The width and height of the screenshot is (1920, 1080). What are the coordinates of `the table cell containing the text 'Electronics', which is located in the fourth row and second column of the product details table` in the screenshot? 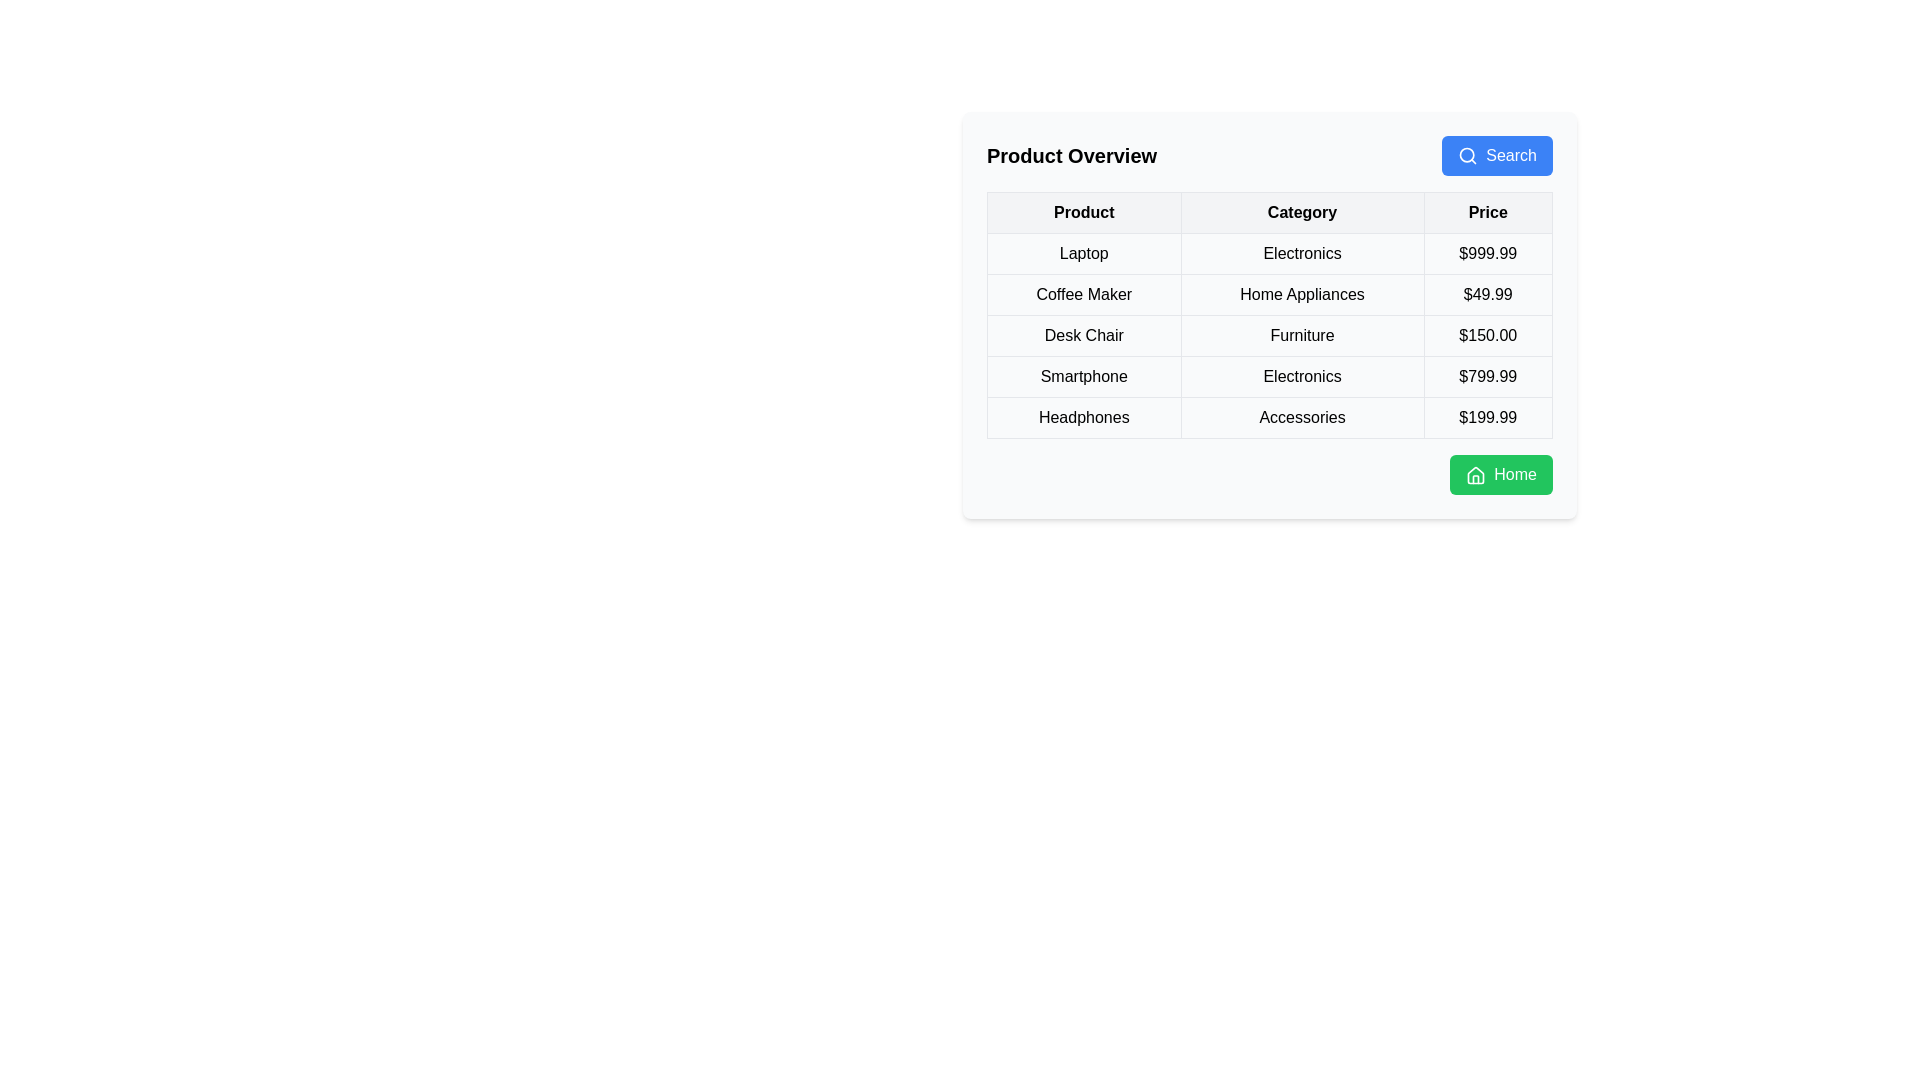 It's located at (1269, 377).